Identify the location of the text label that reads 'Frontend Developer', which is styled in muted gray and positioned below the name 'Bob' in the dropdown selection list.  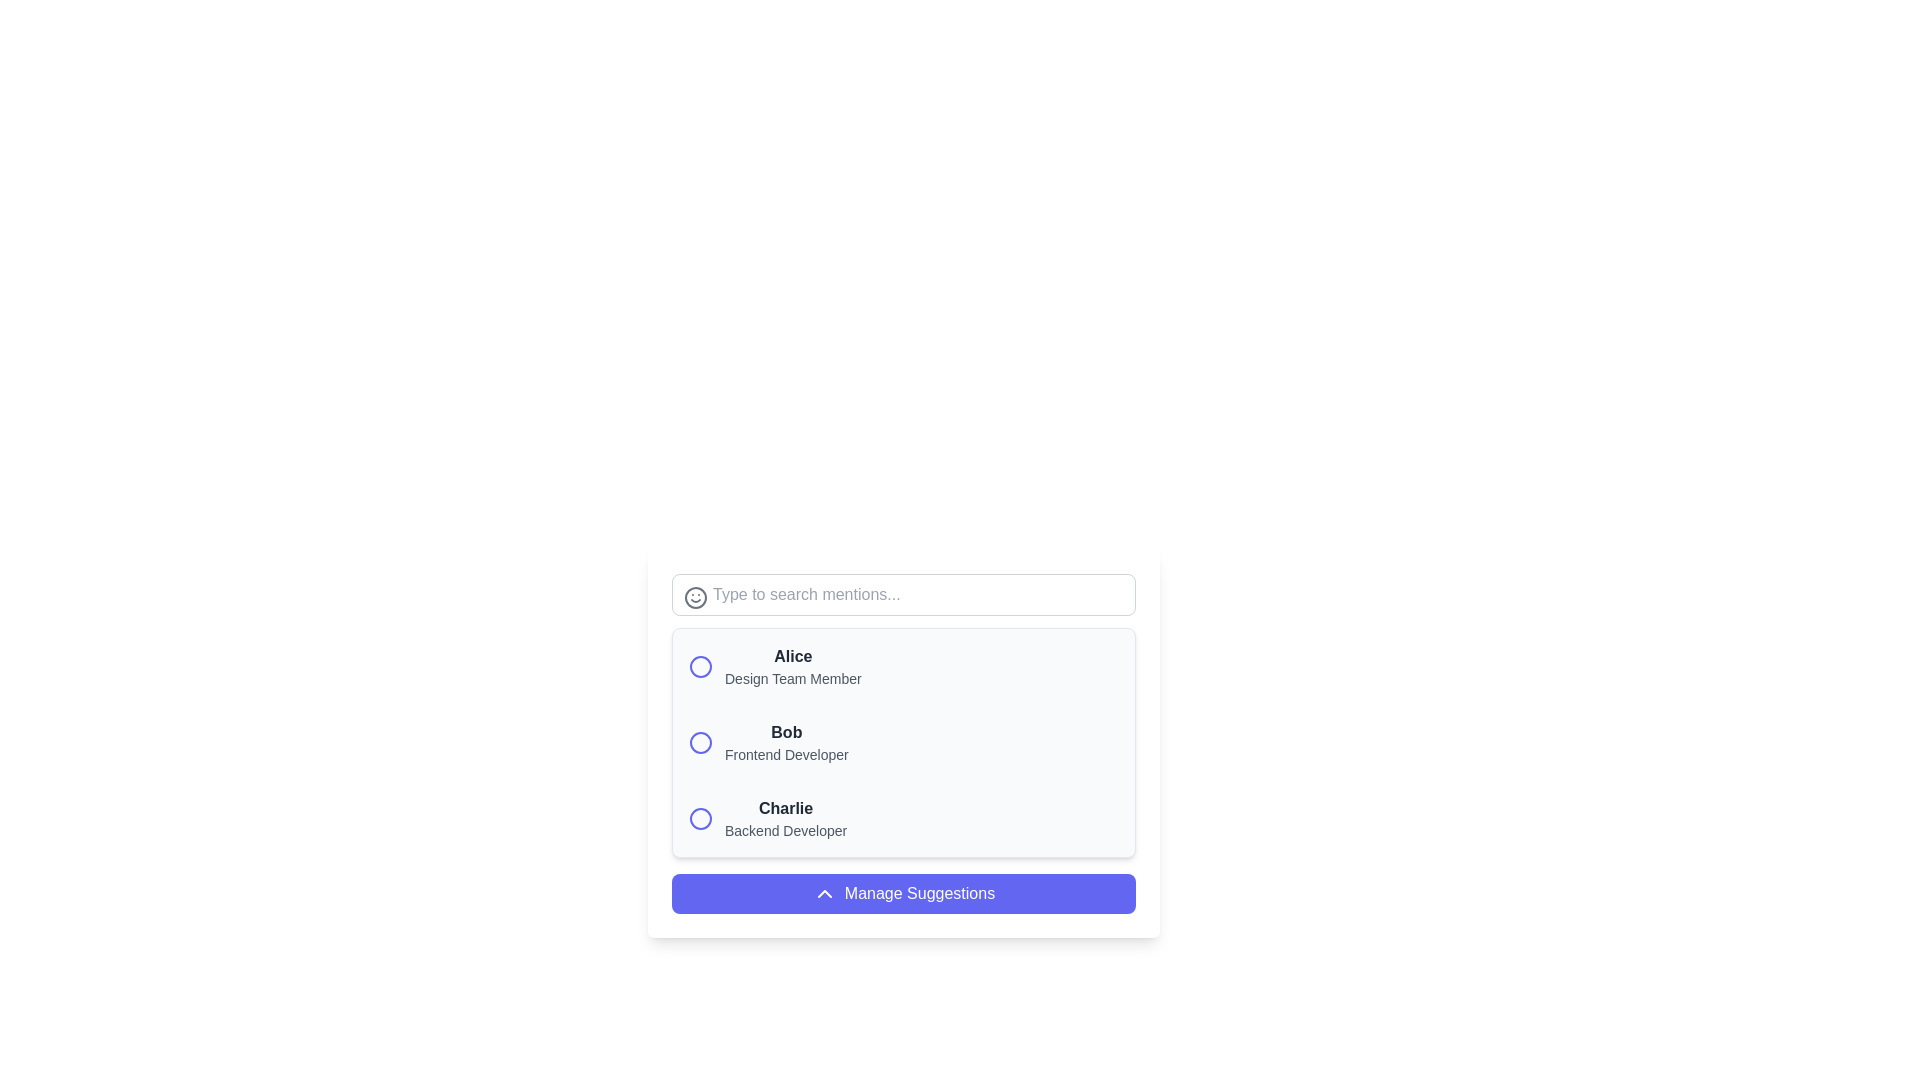
(785, 755).